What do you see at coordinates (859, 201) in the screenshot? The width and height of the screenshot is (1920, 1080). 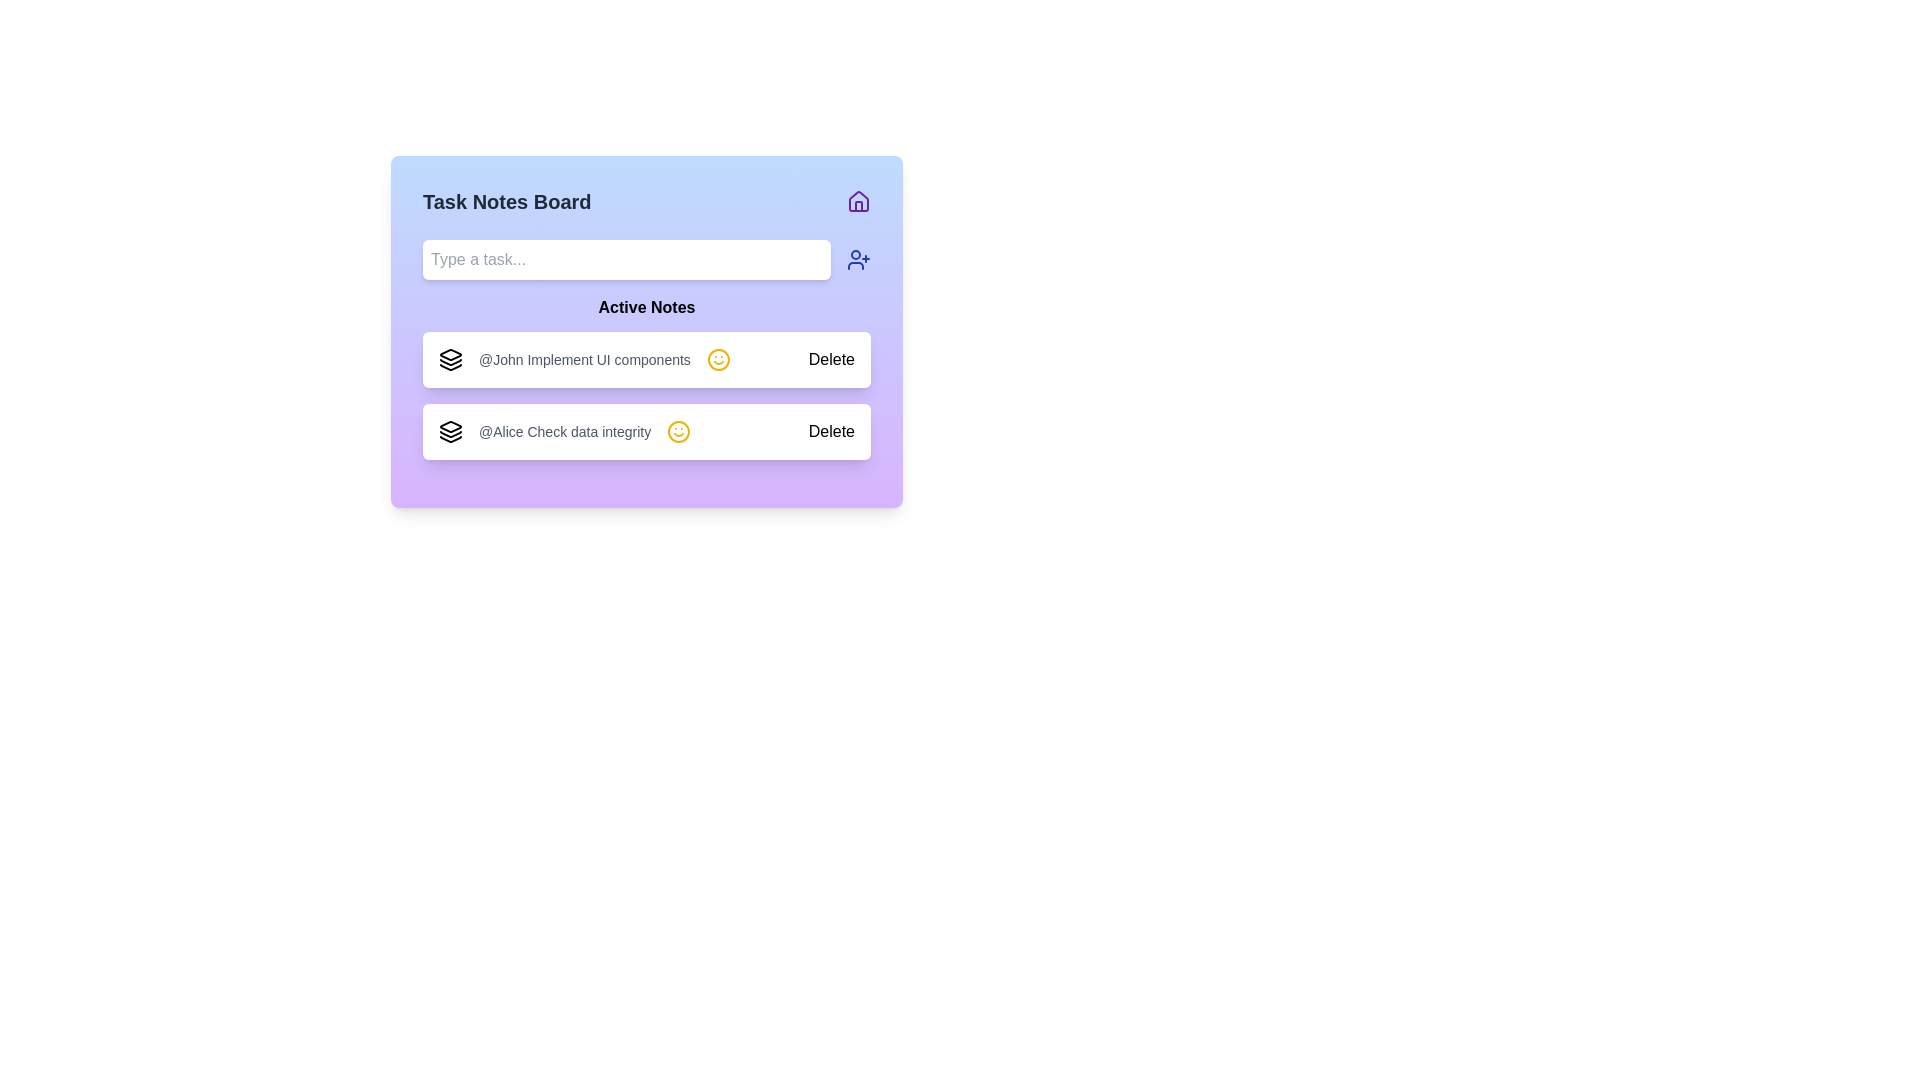 I see `the icon located in the top-right corner of the 'Task Notes Board' header` at bounding box center [859, 201].